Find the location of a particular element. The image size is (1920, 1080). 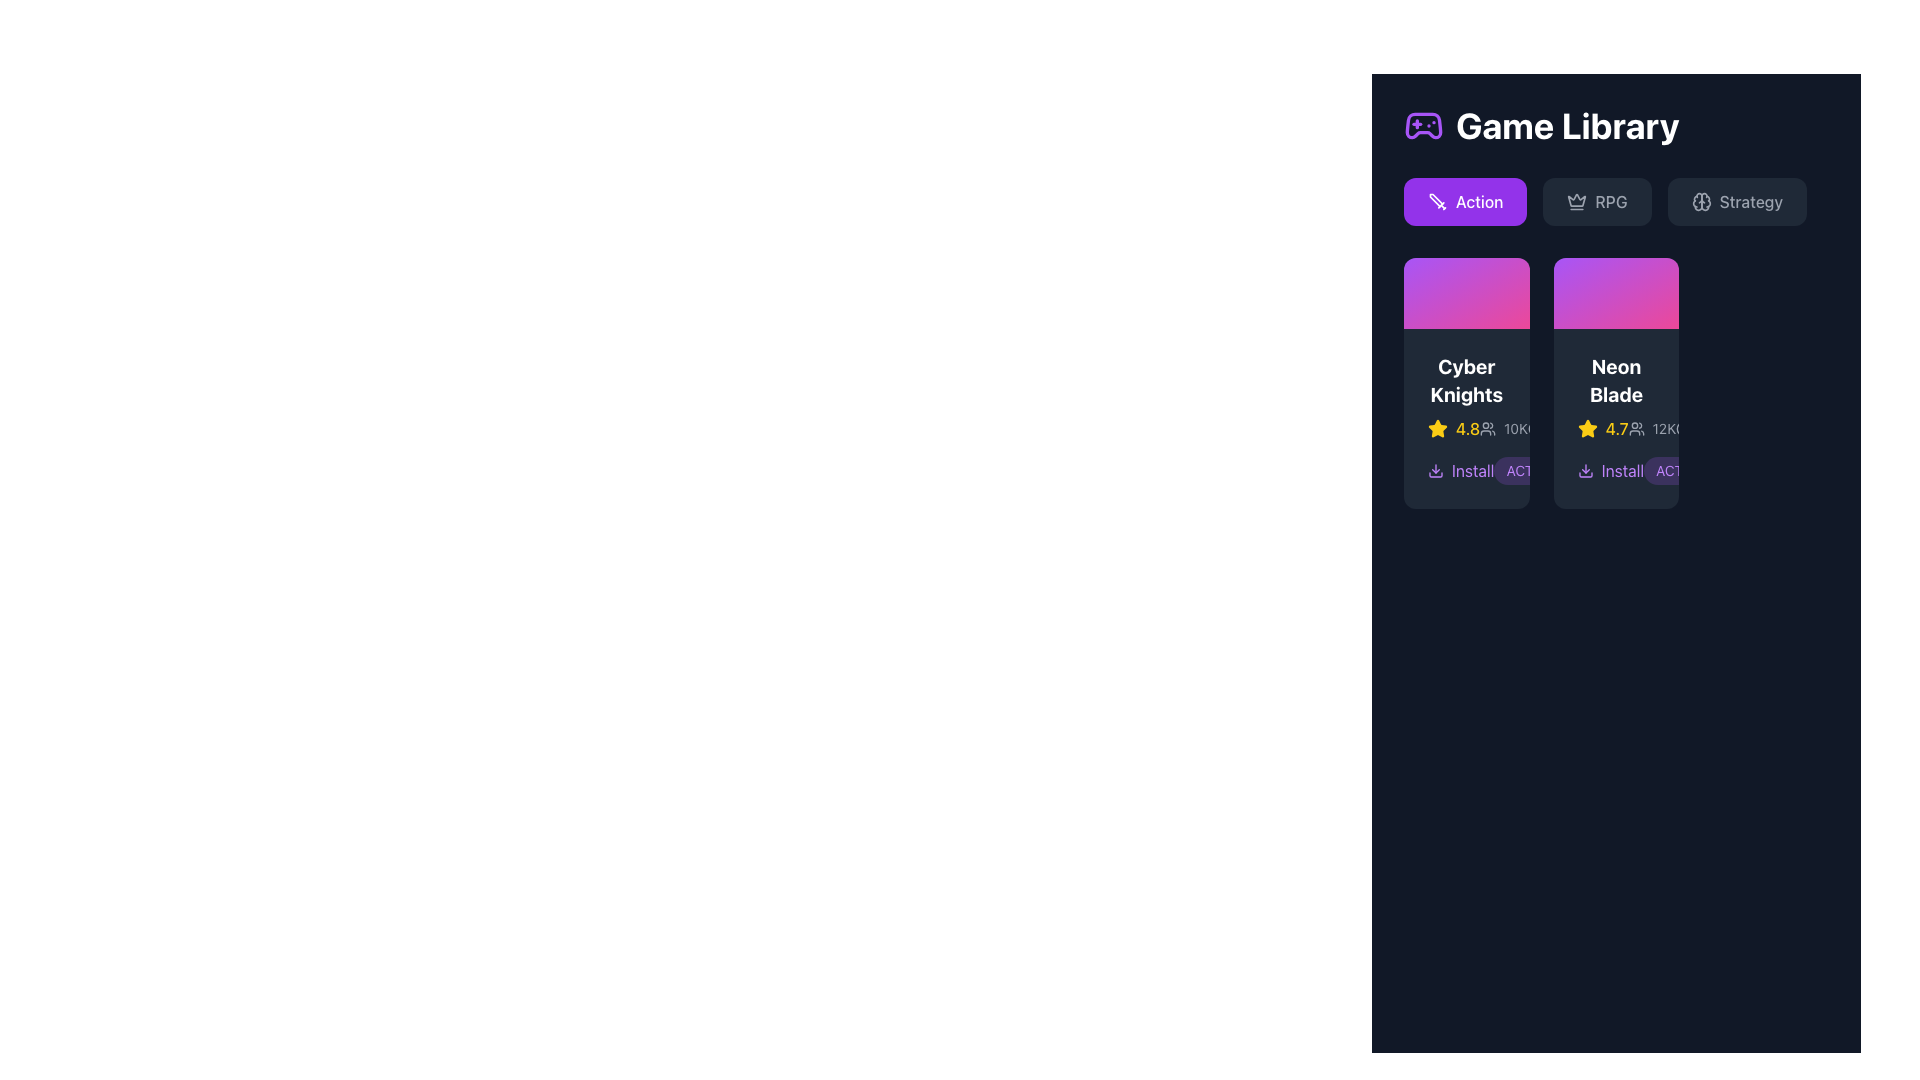

the button labeled 'RPG' with a crown icon is located at coordinates (1596, 201).